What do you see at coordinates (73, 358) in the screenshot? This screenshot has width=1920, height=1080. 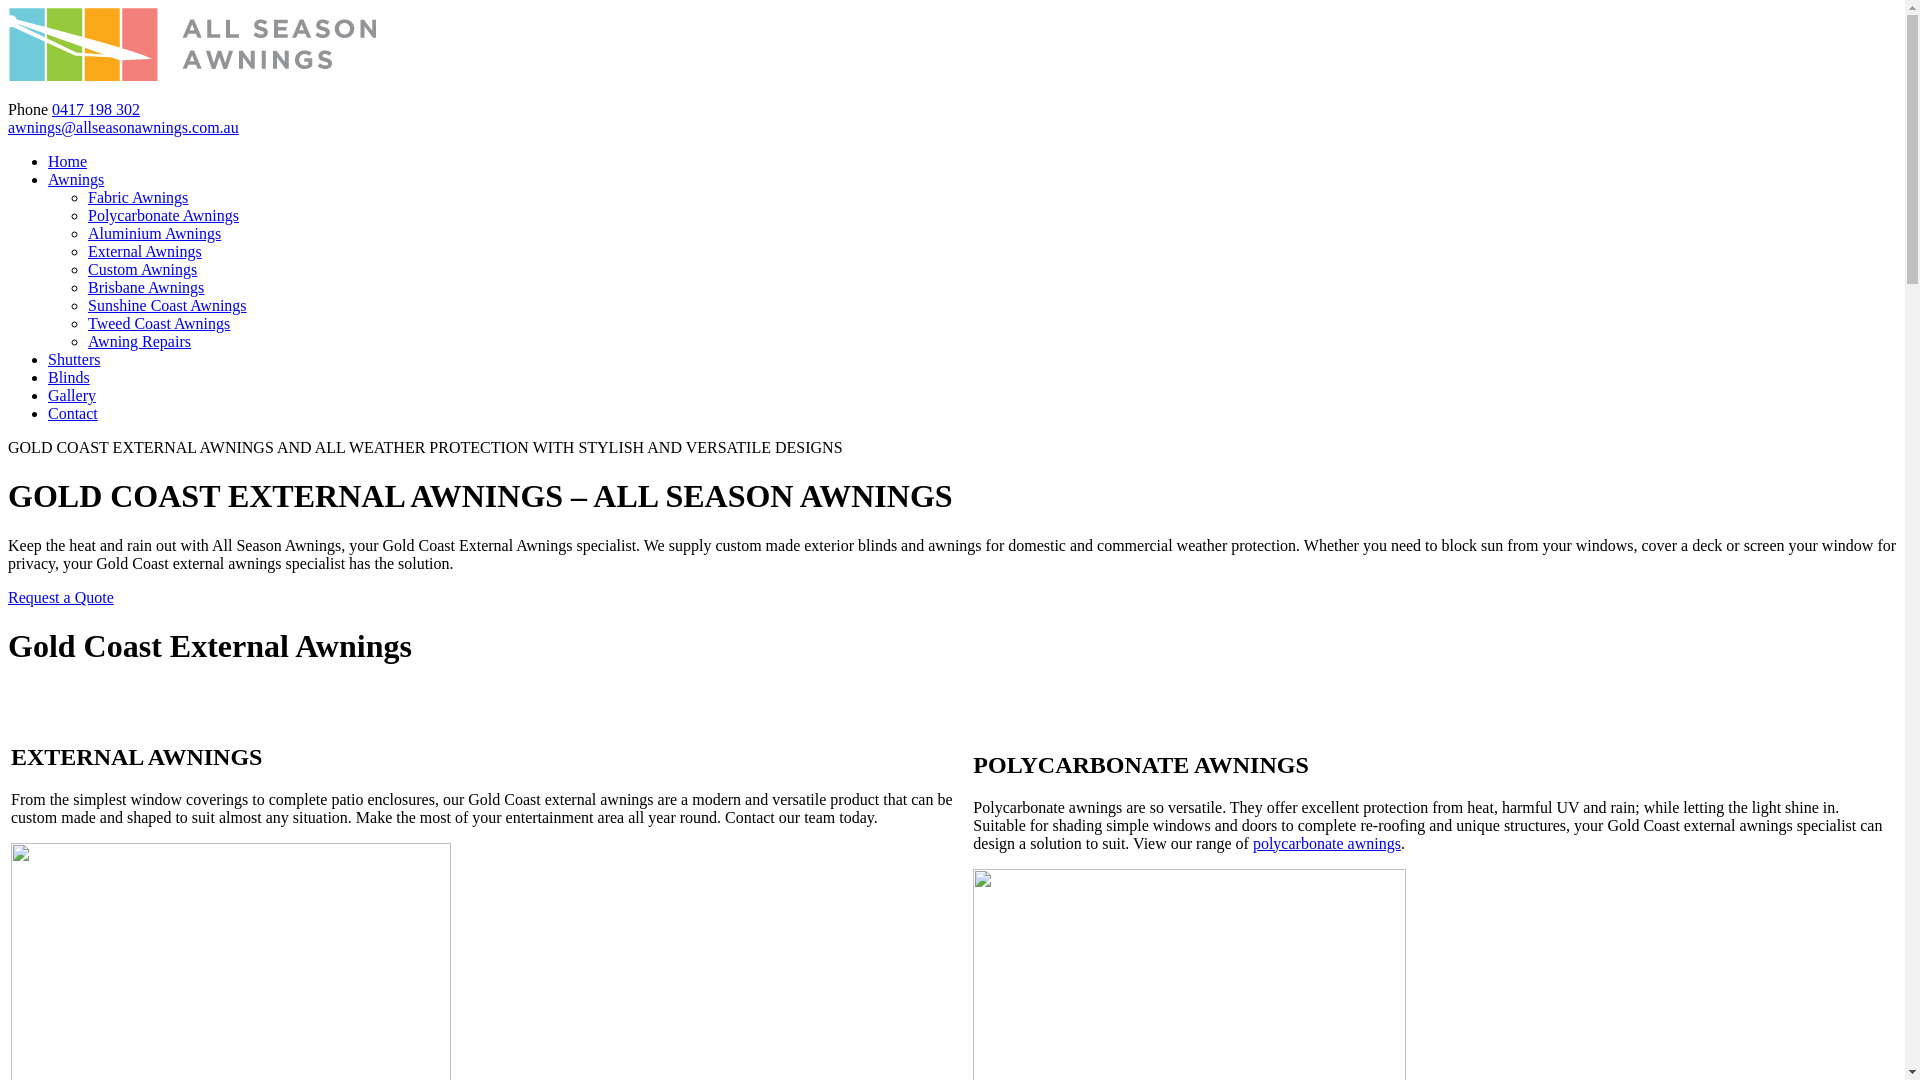 I see `'Shutters'` at bounding box center [73, 358].